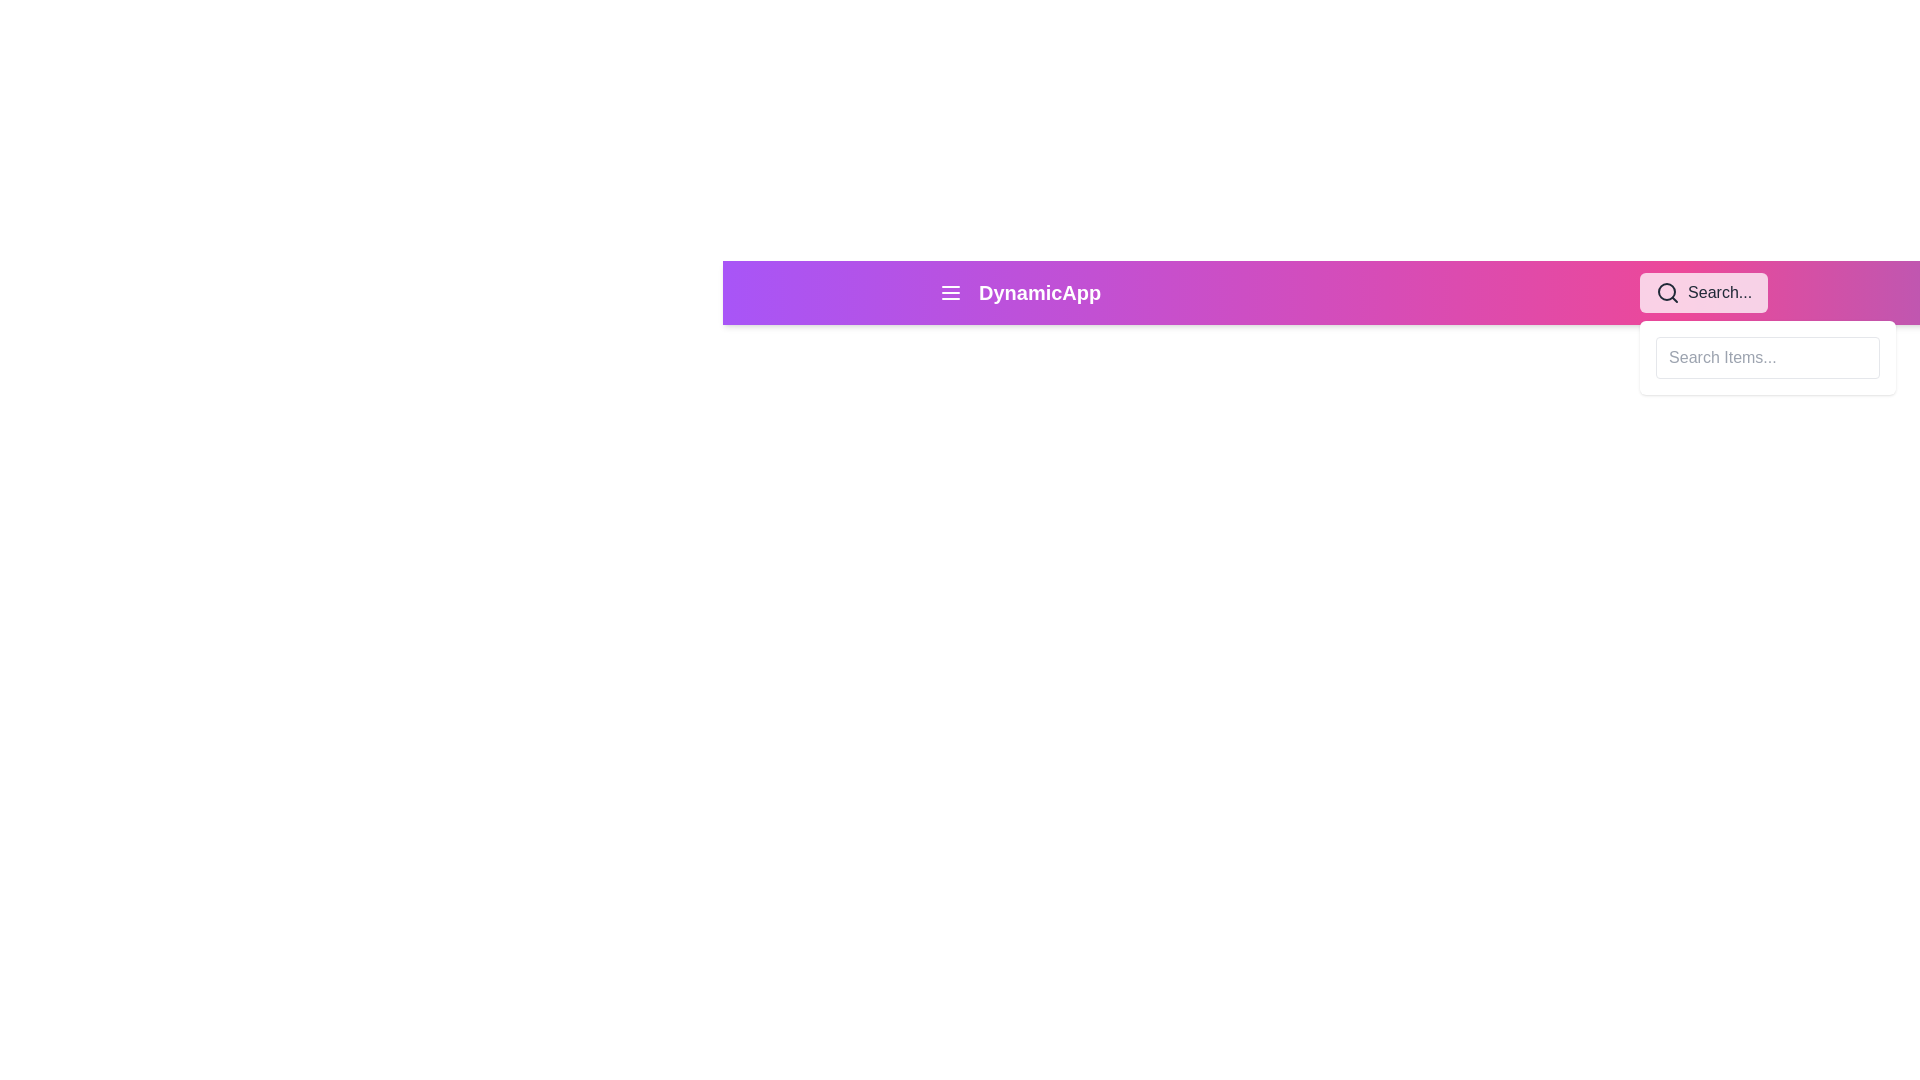 This screenshot has height=1080, width=1920. Describe the element at coordinates (1703, 293) in the screenshot. I see `the magnifying glass icon in the Search input activator` at that location.